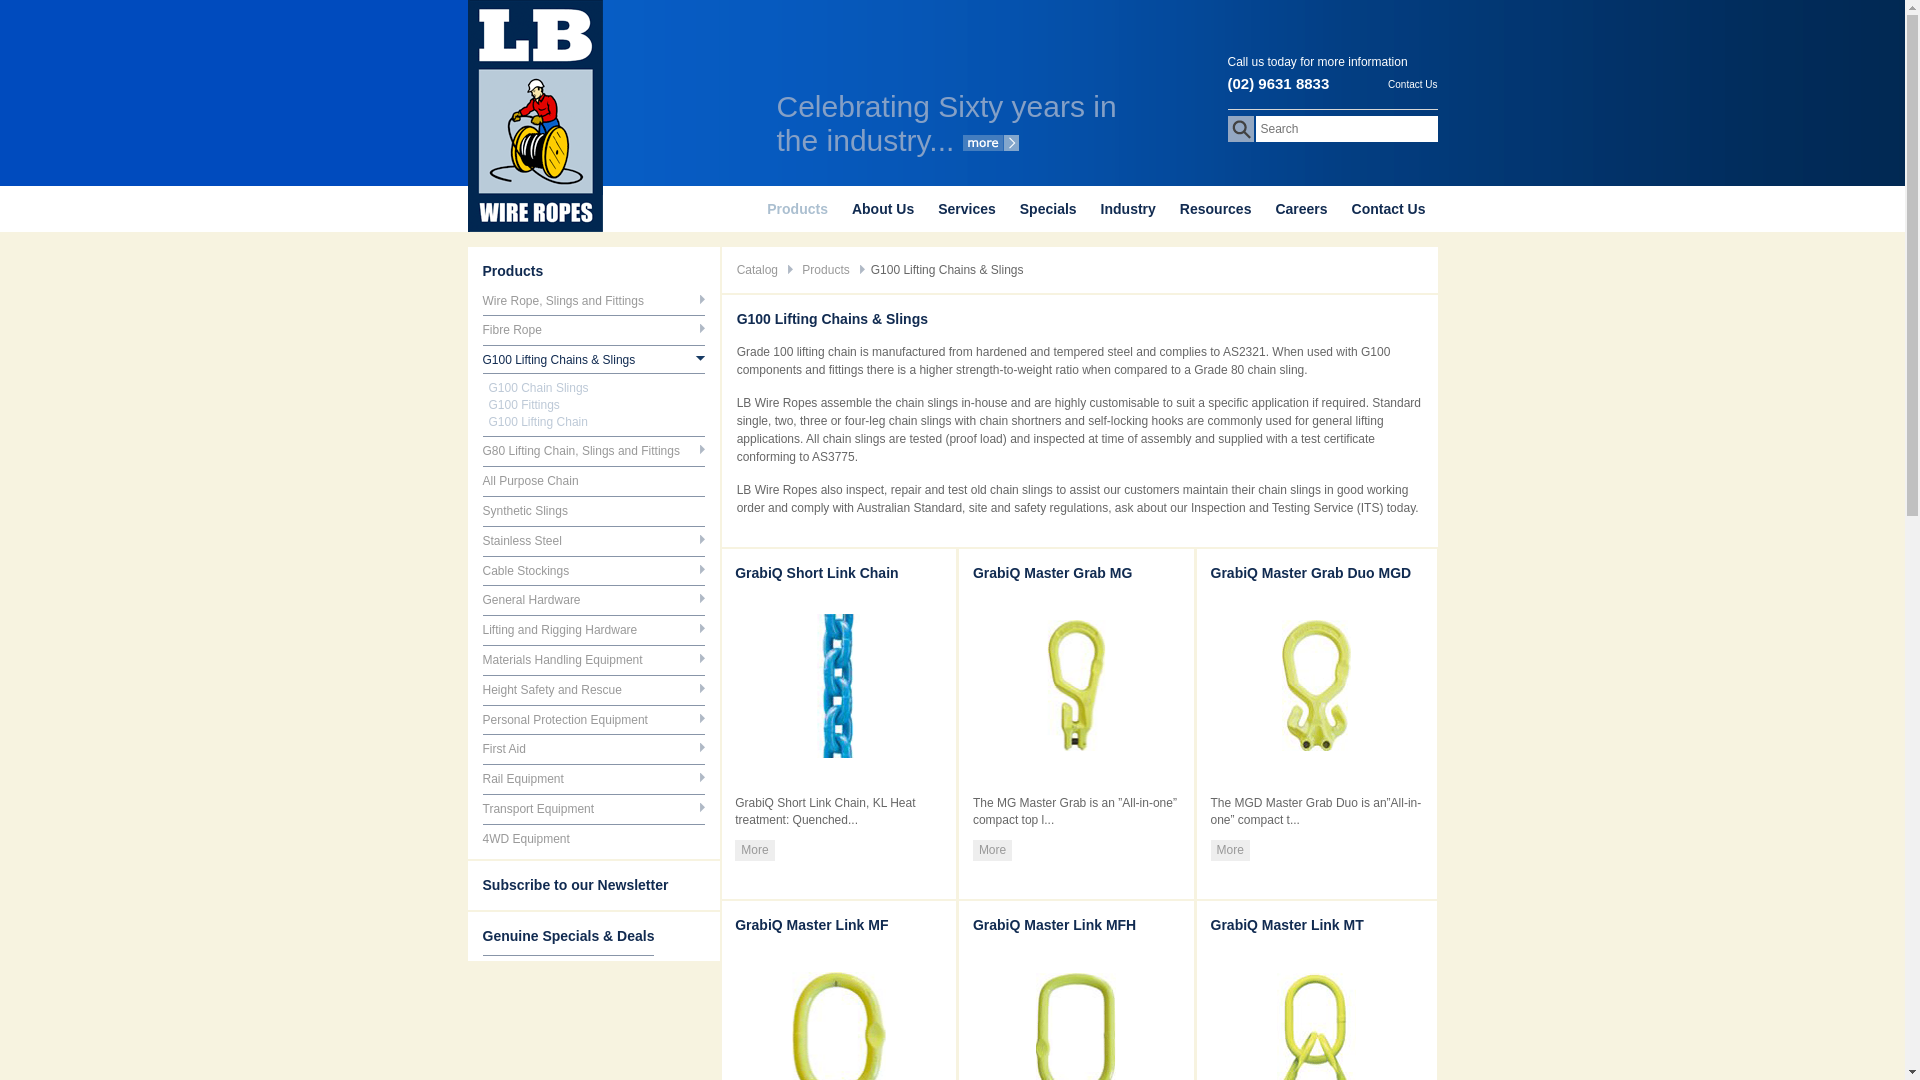 This screenshot has height=1080, width=1920. What do you see at coordinates (882, 208) in the screenshot?
I see `'About Us'` at bounding box center [882, 208].